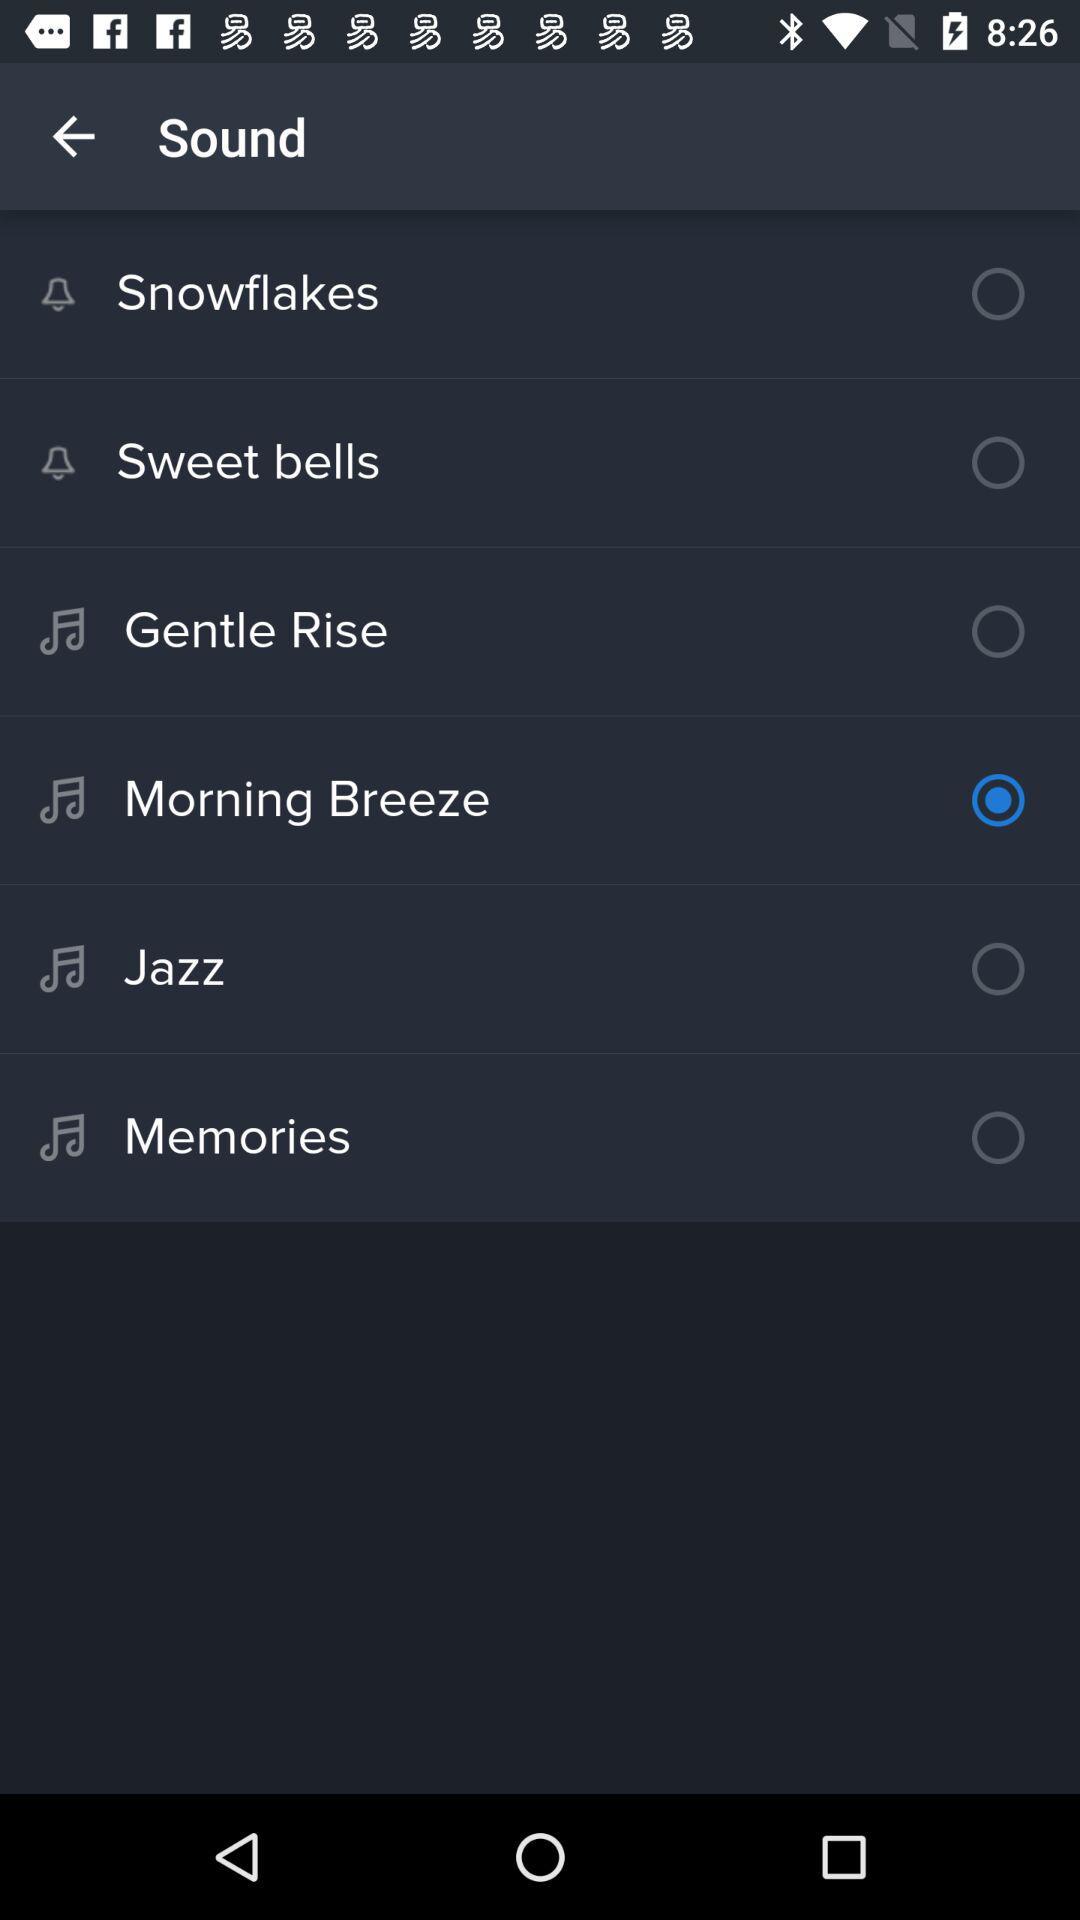 The height and width of the screenshot is (1920, 1080). Describe the element at coordinates (540, 969) in the screenshot. I see `the item above memories item` at that location.